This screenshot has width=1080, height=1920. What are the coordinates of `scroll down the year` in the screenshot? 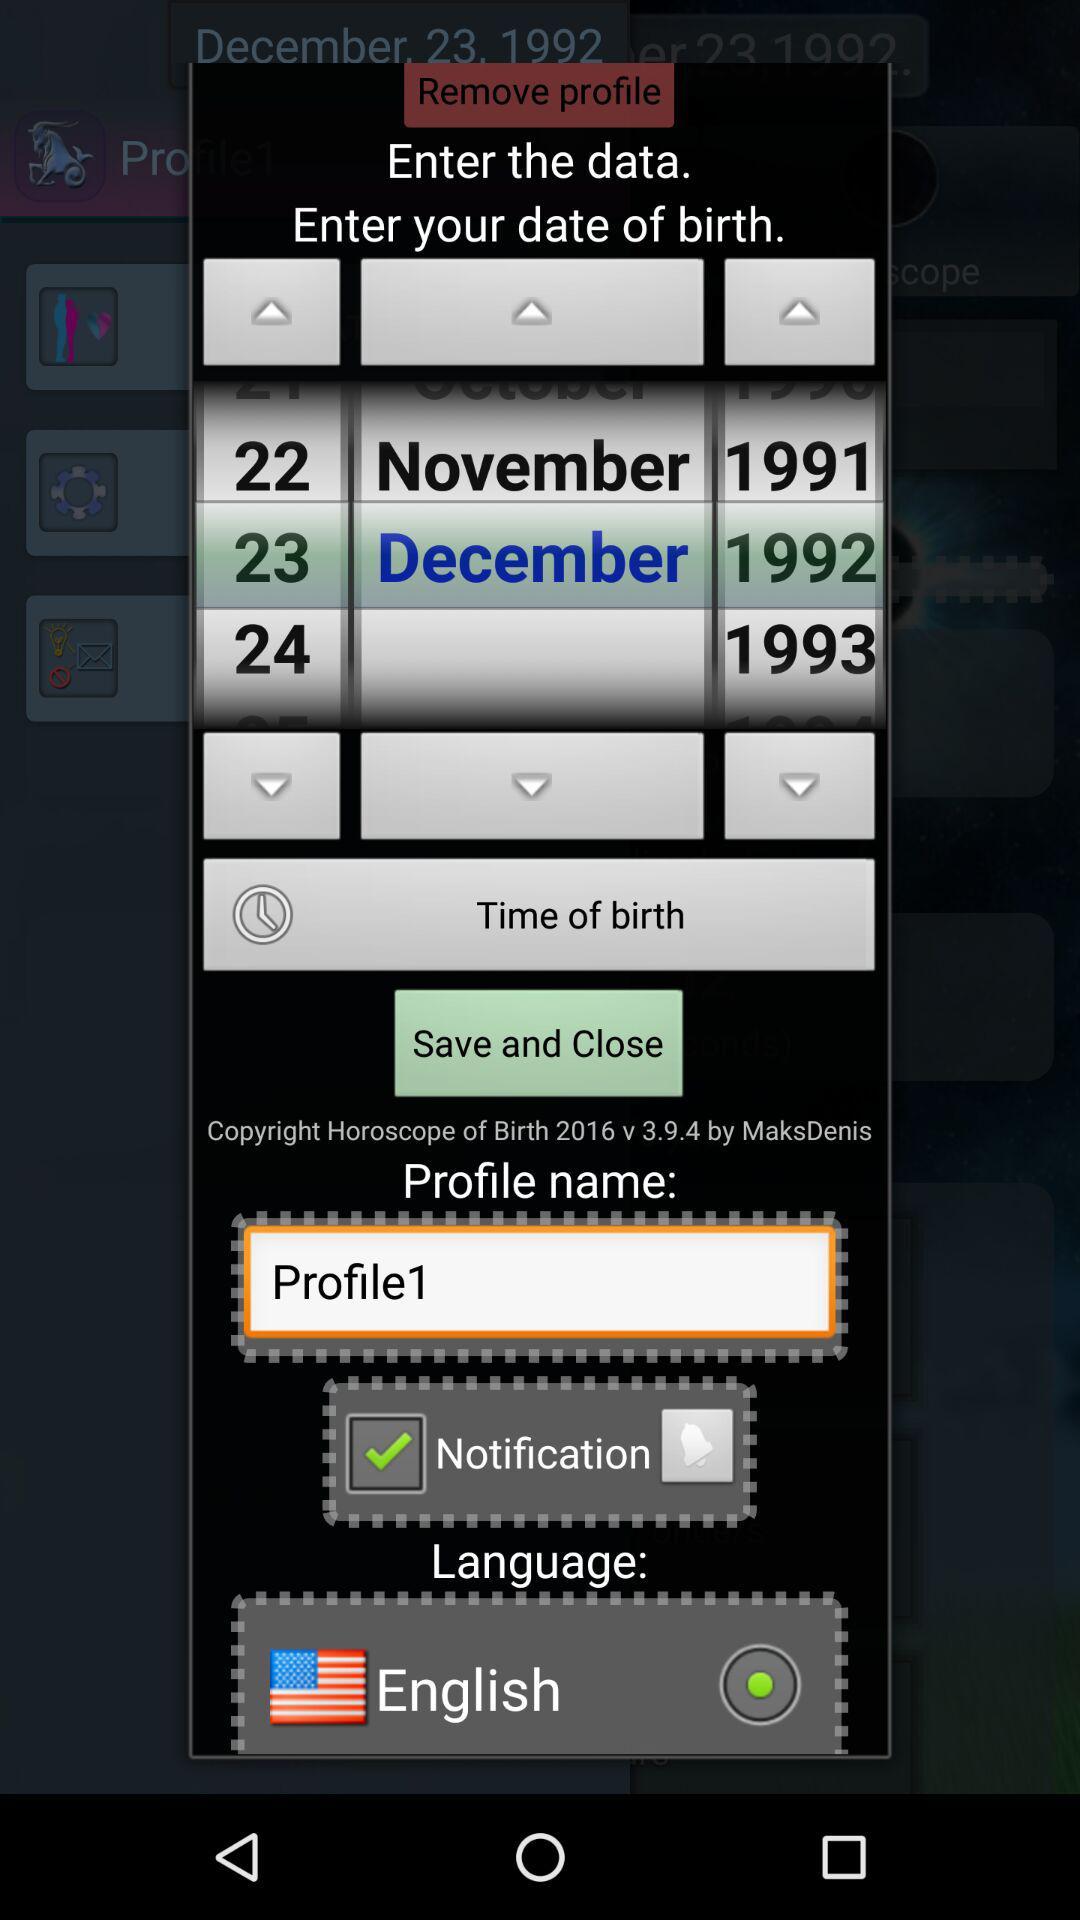 It's located at (799, 791).